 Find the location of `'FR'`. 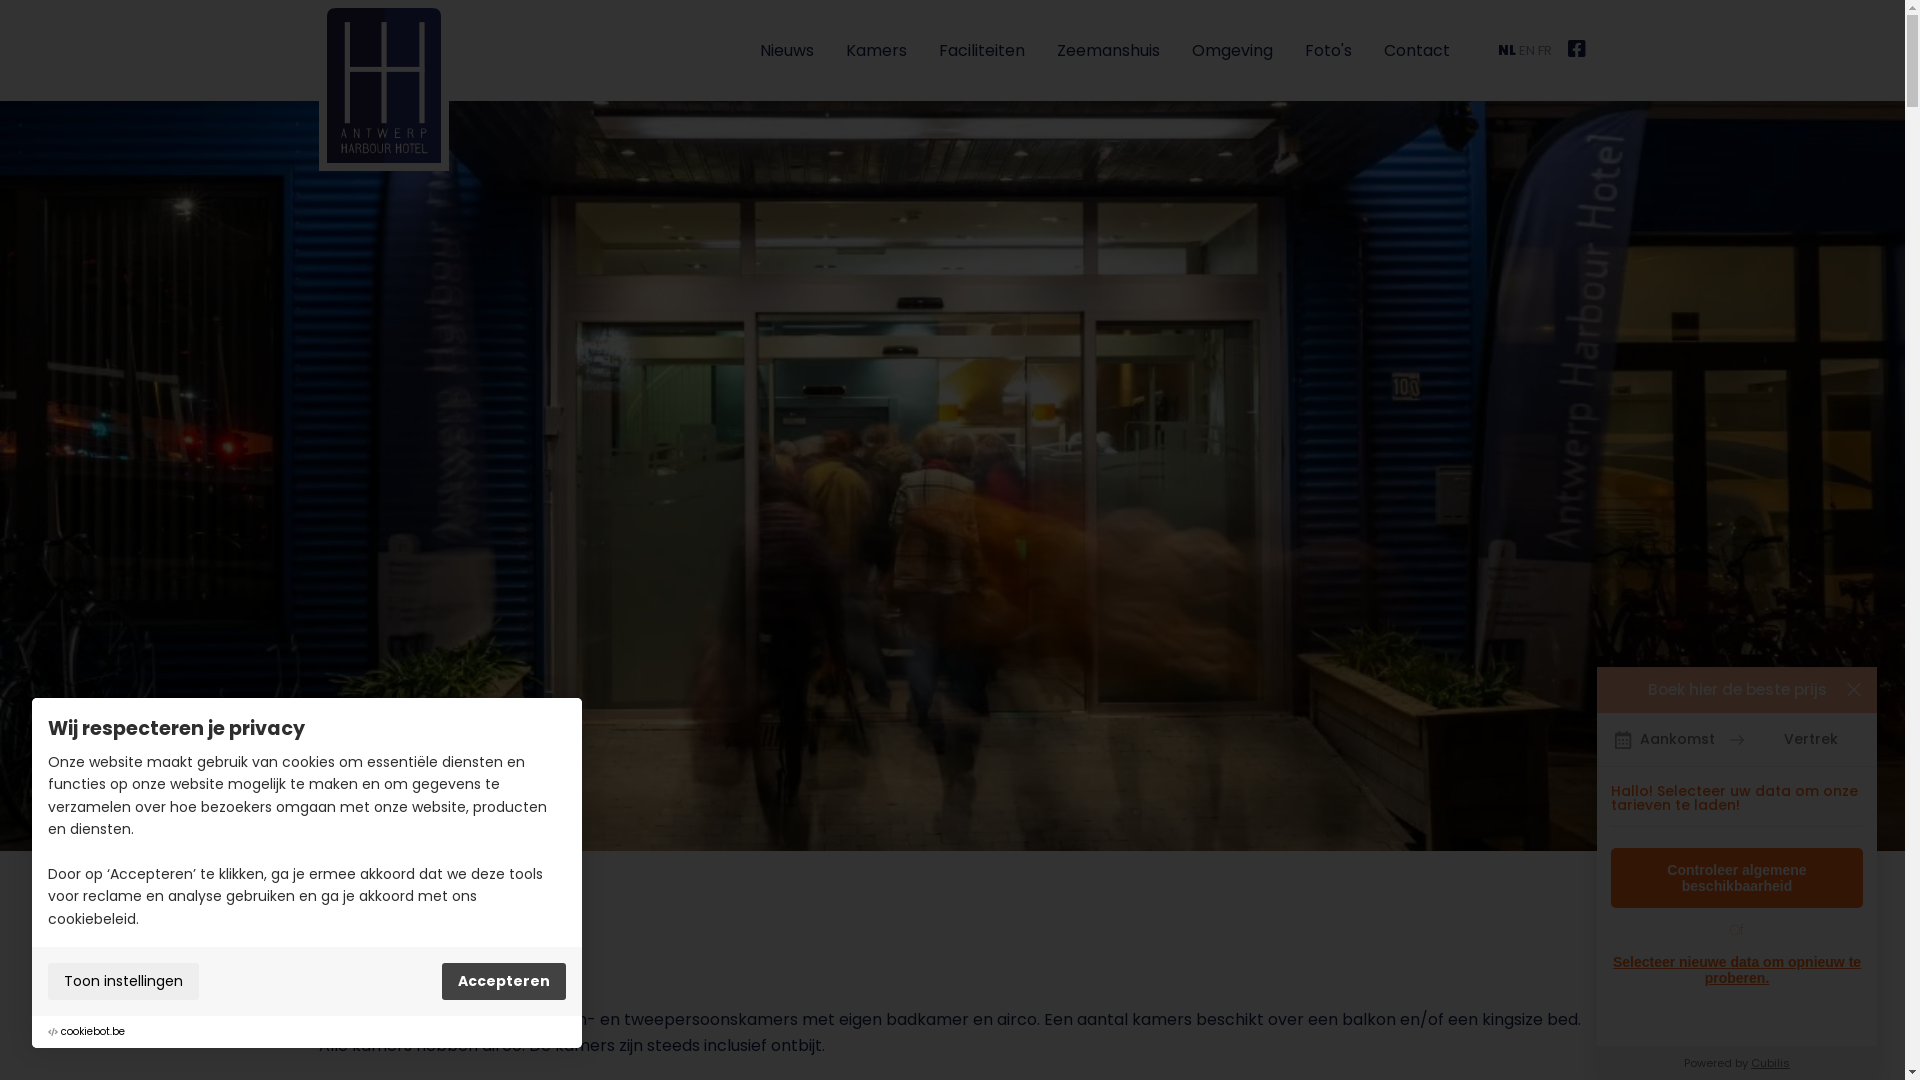

'FR' is located at coordinates (1544, 48).